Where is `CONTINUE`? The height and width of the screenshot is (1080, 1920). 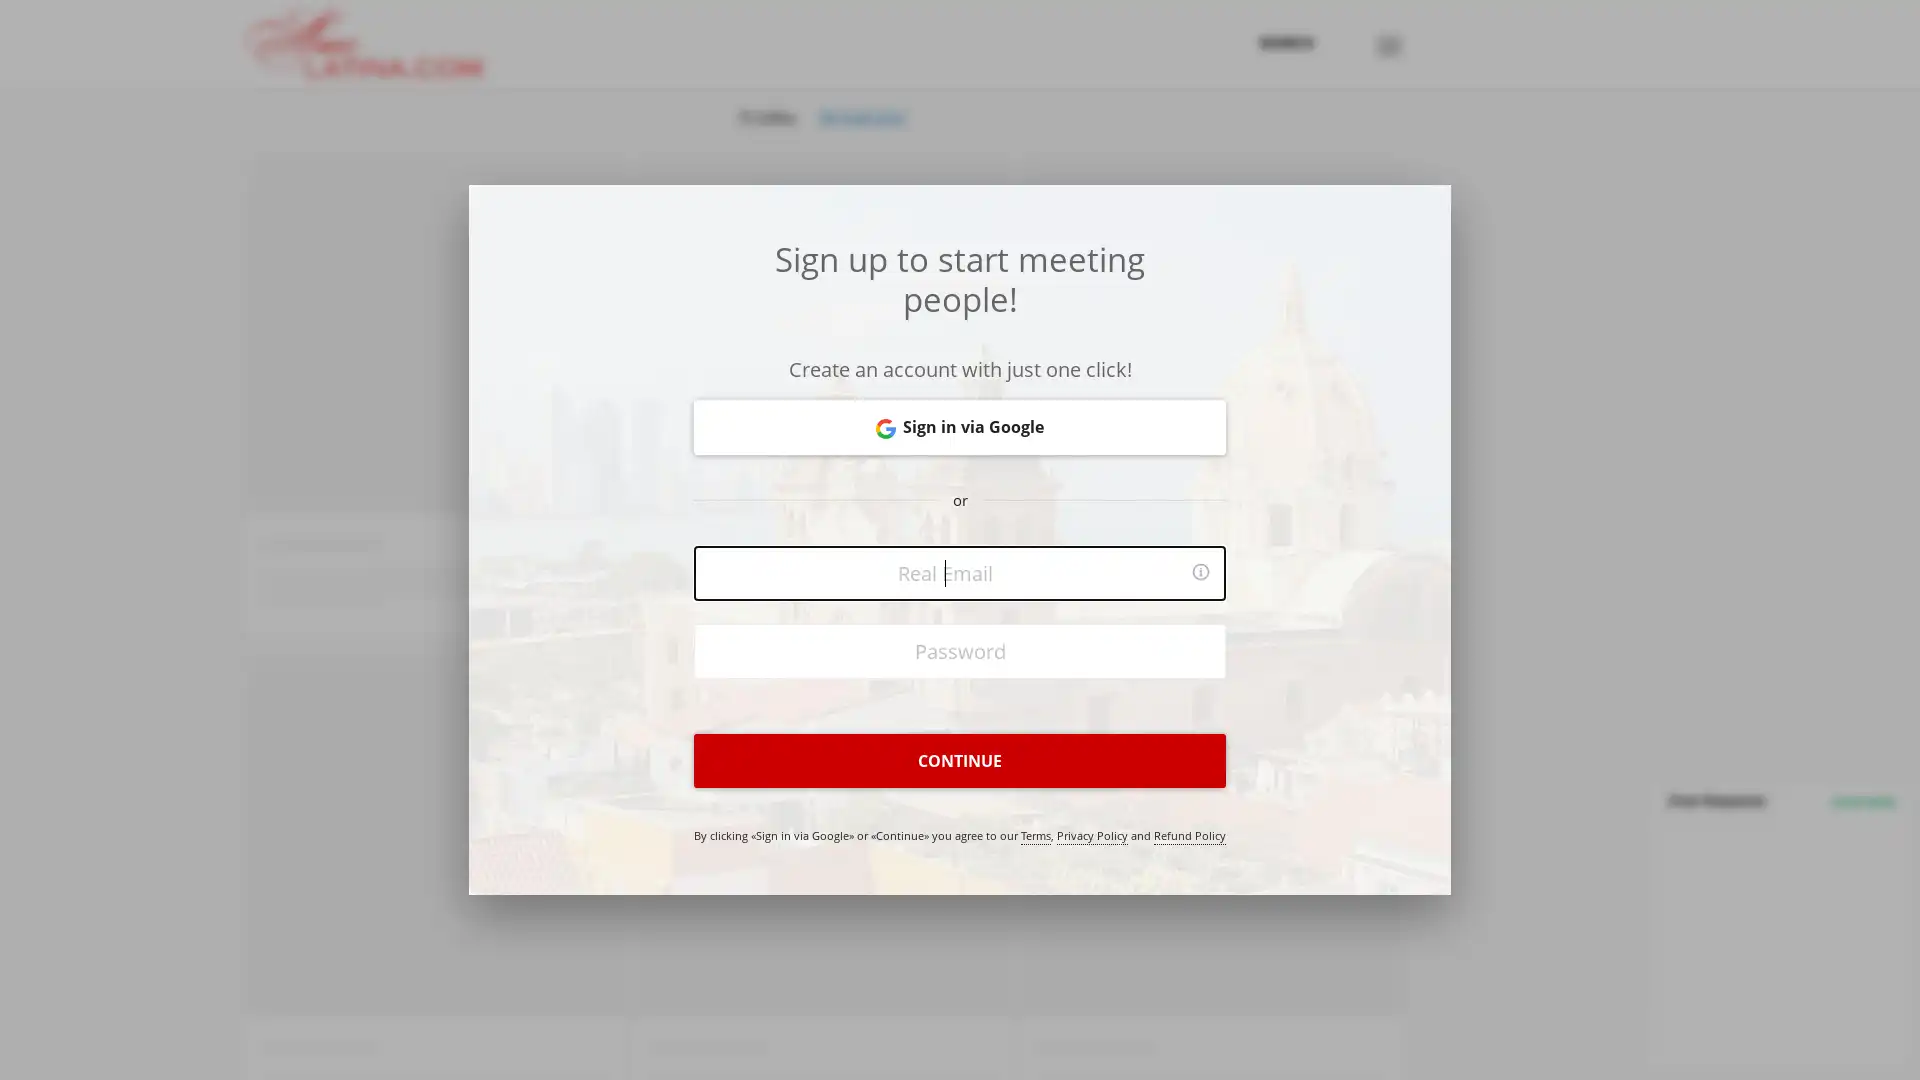 CONTINUE is located at coordinates (960, 760).